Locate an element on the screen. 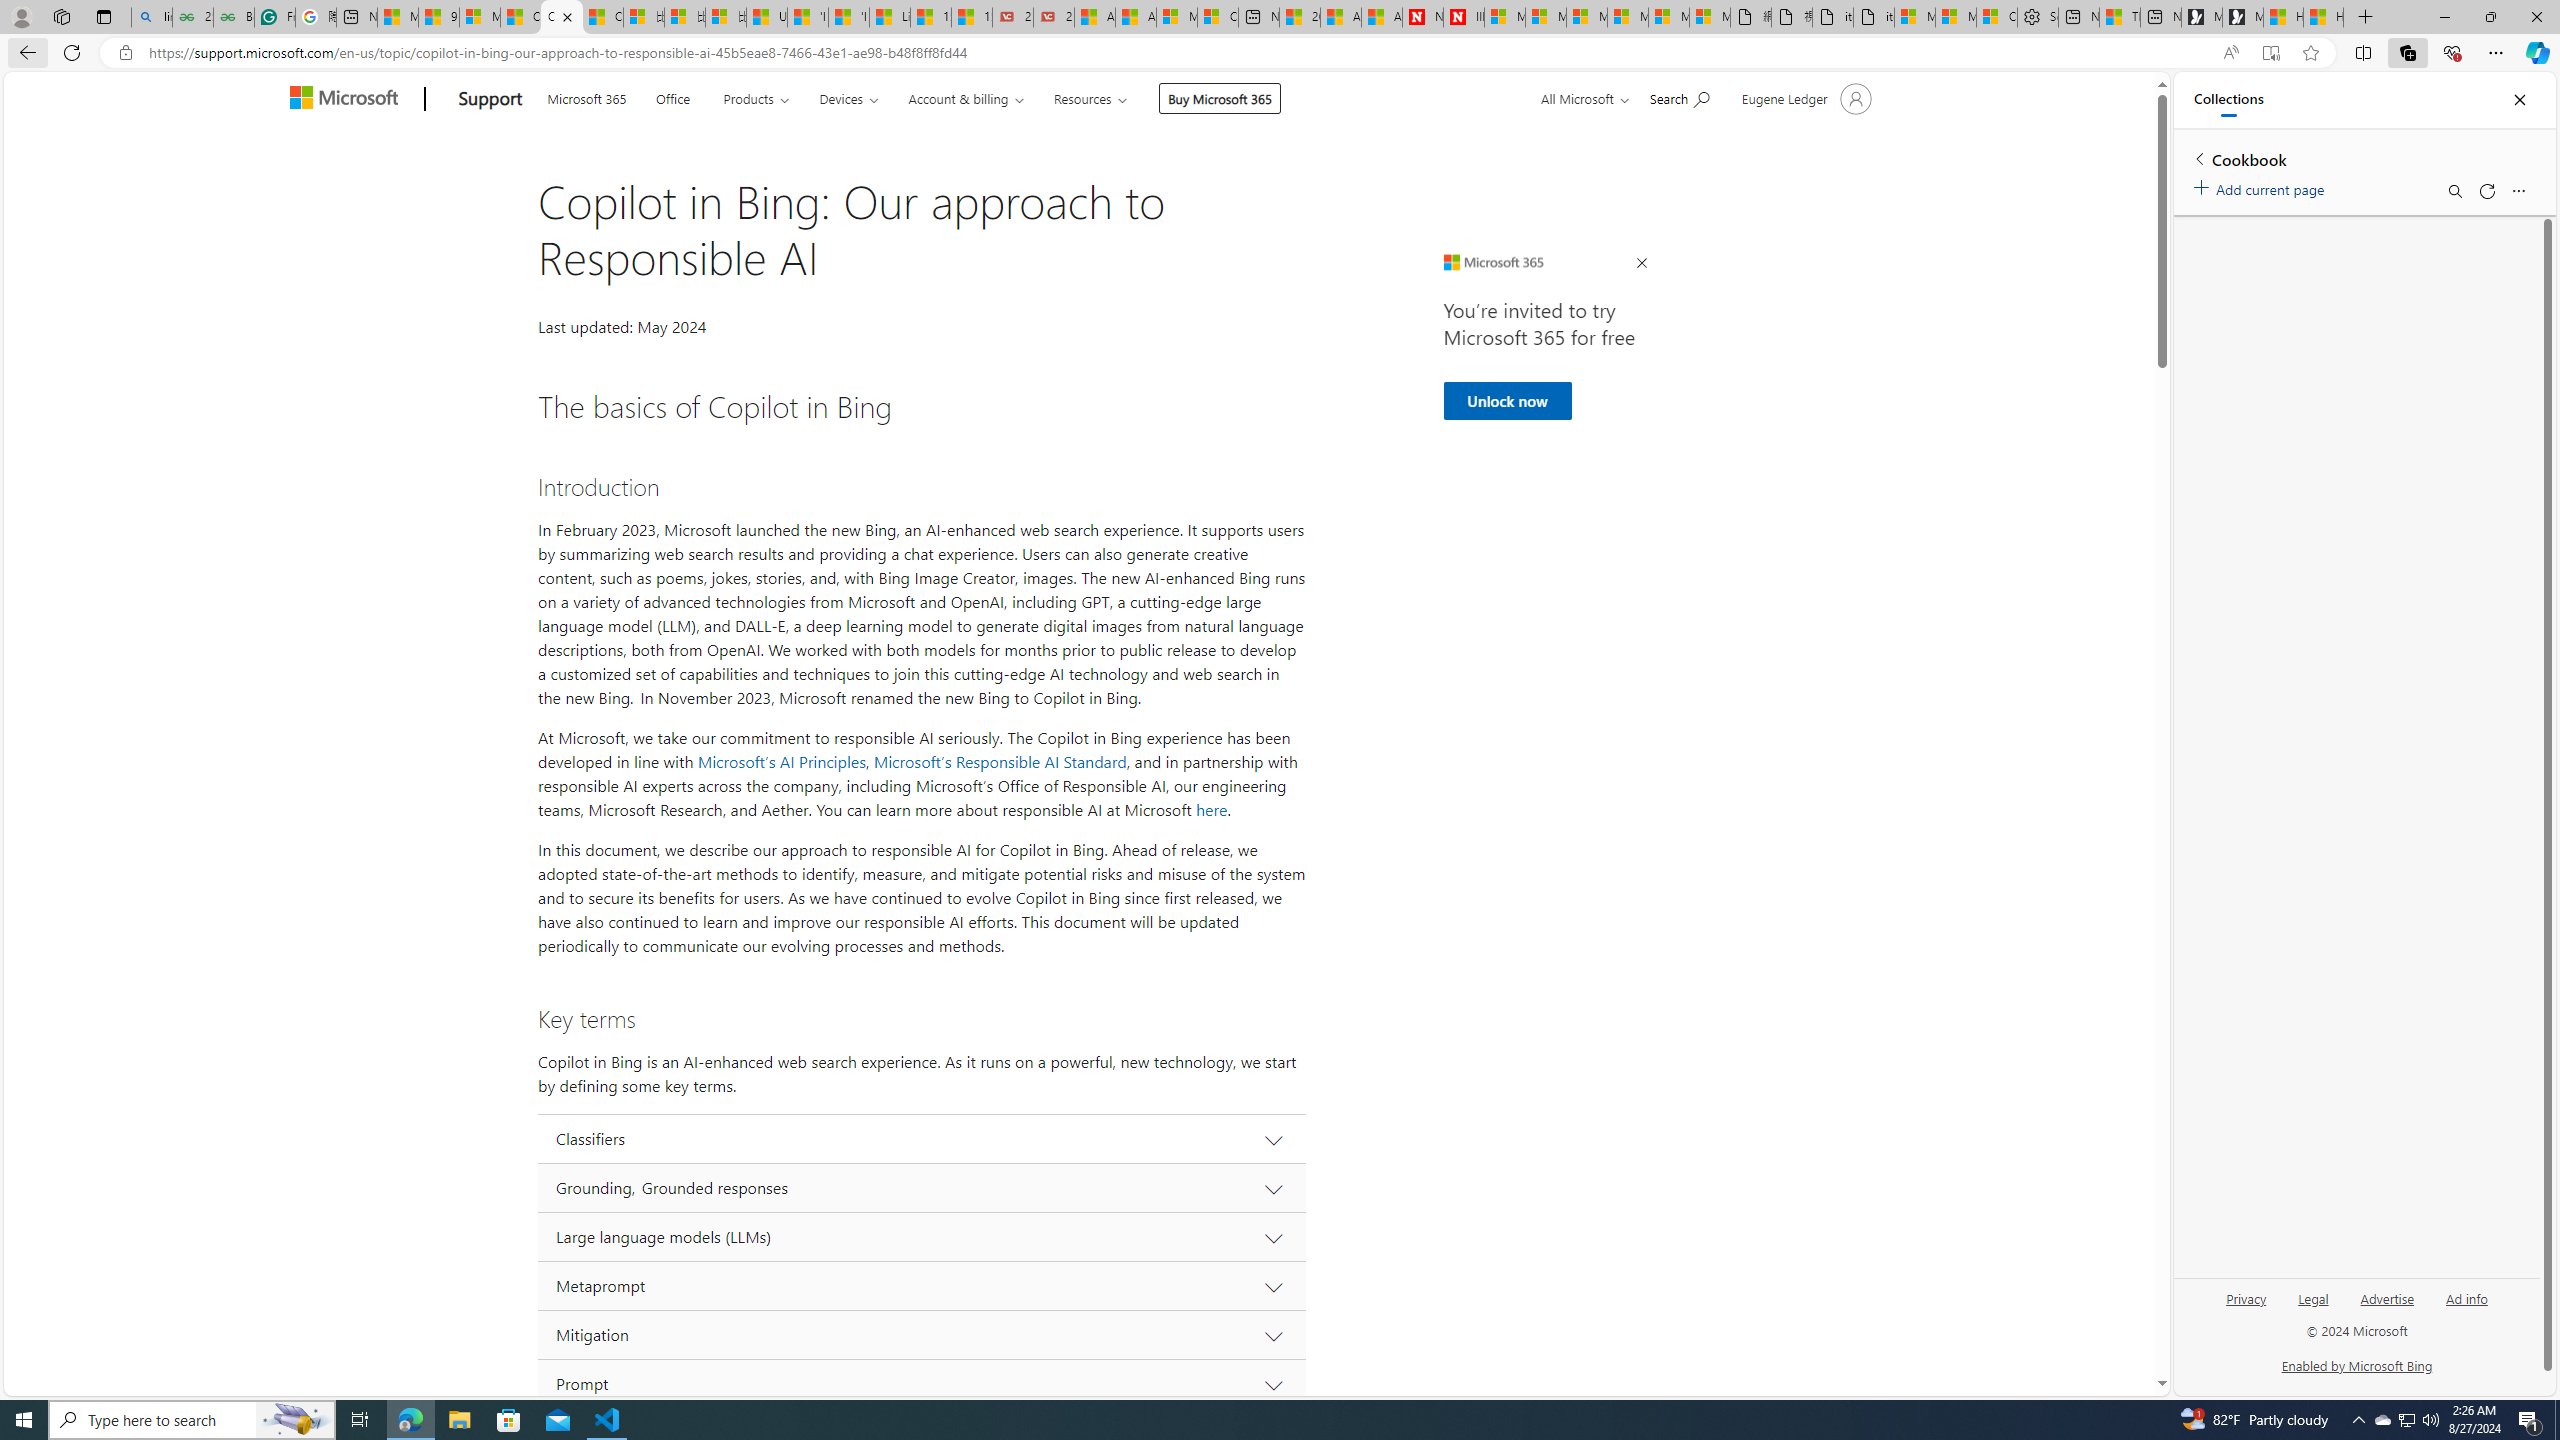 The width and height of the screenshot is (2560, 1440). 'Search' is located at coordinates (2454, 191).